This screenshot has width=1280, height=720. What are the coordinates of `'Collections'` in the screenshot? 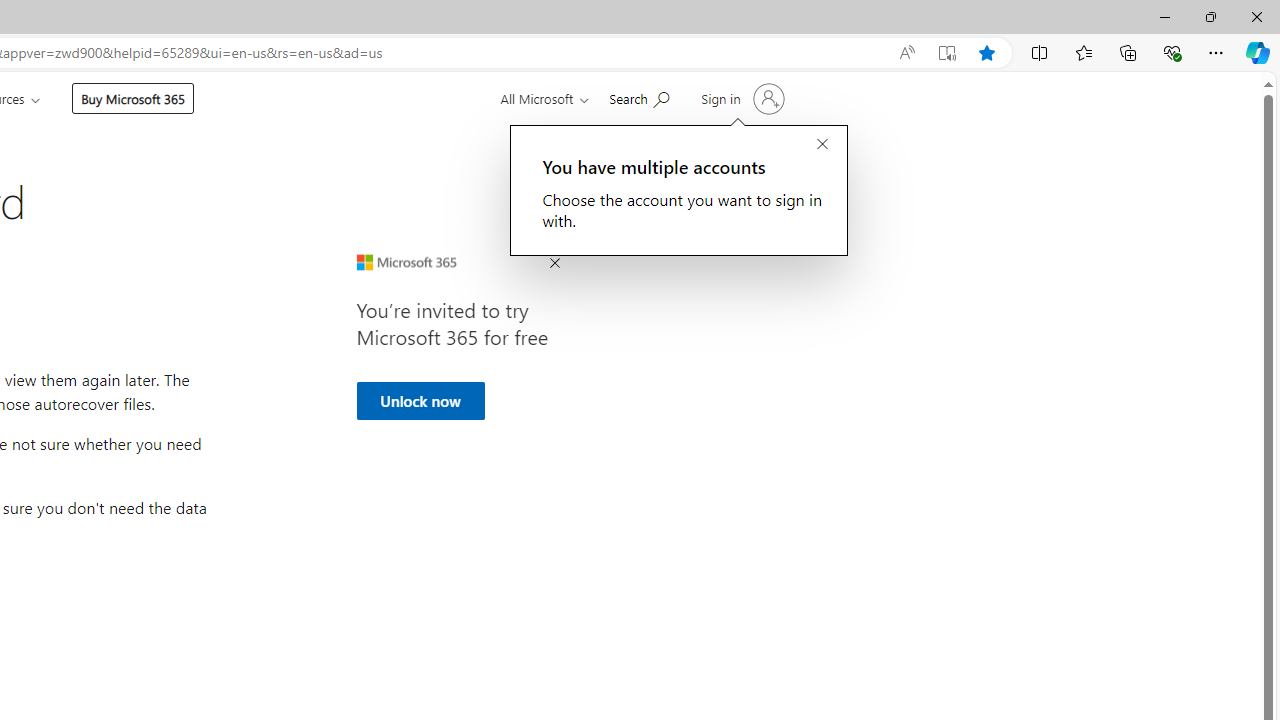 It's located at (1128, 51).